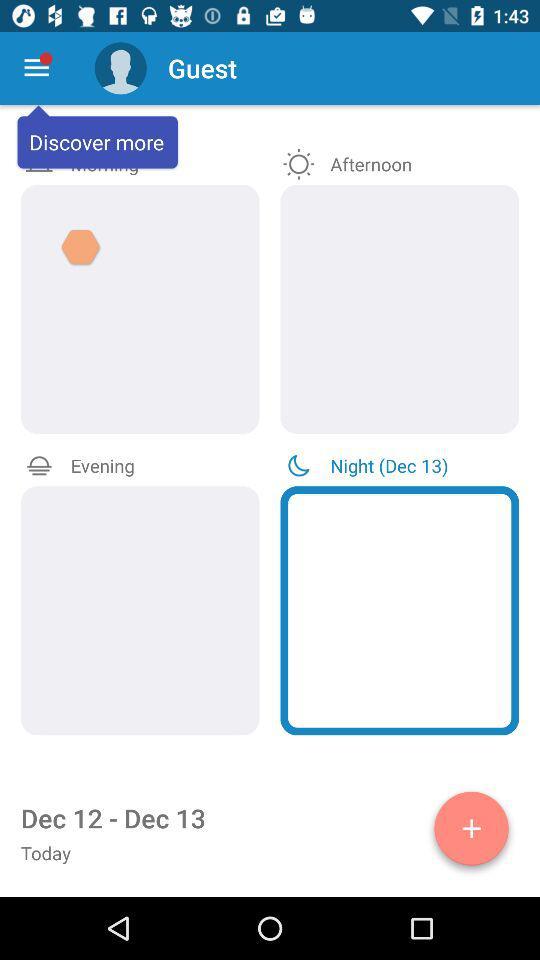 The height and width of the screenshot is (960, 540). I want to click on selection for evening scheduling, so click(139, 609).